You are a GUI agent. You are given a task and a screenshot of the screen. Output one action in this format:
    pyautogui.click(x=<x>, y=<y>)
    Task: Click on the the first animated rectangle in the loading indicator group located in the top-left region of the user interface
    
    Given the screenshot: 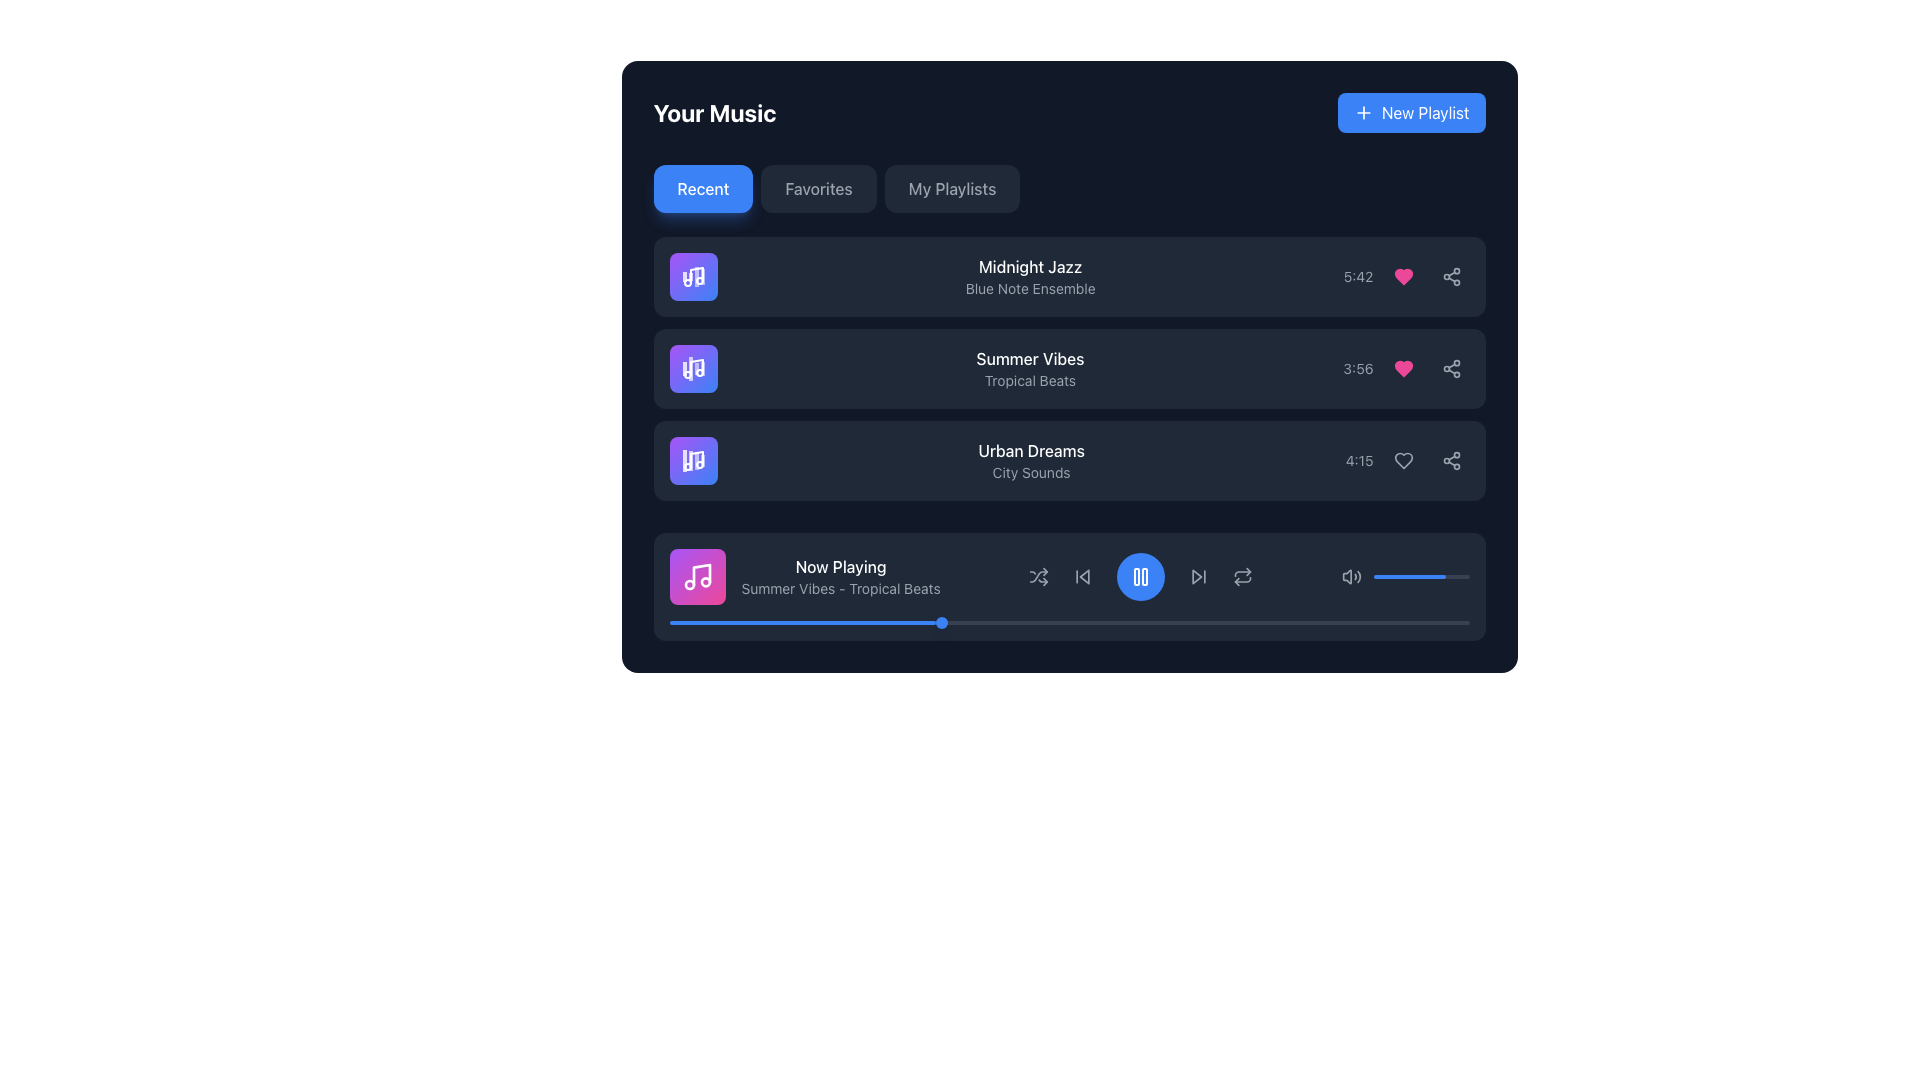 What is the action you would take?
    pyautogui.click(x=684, y=369)
    